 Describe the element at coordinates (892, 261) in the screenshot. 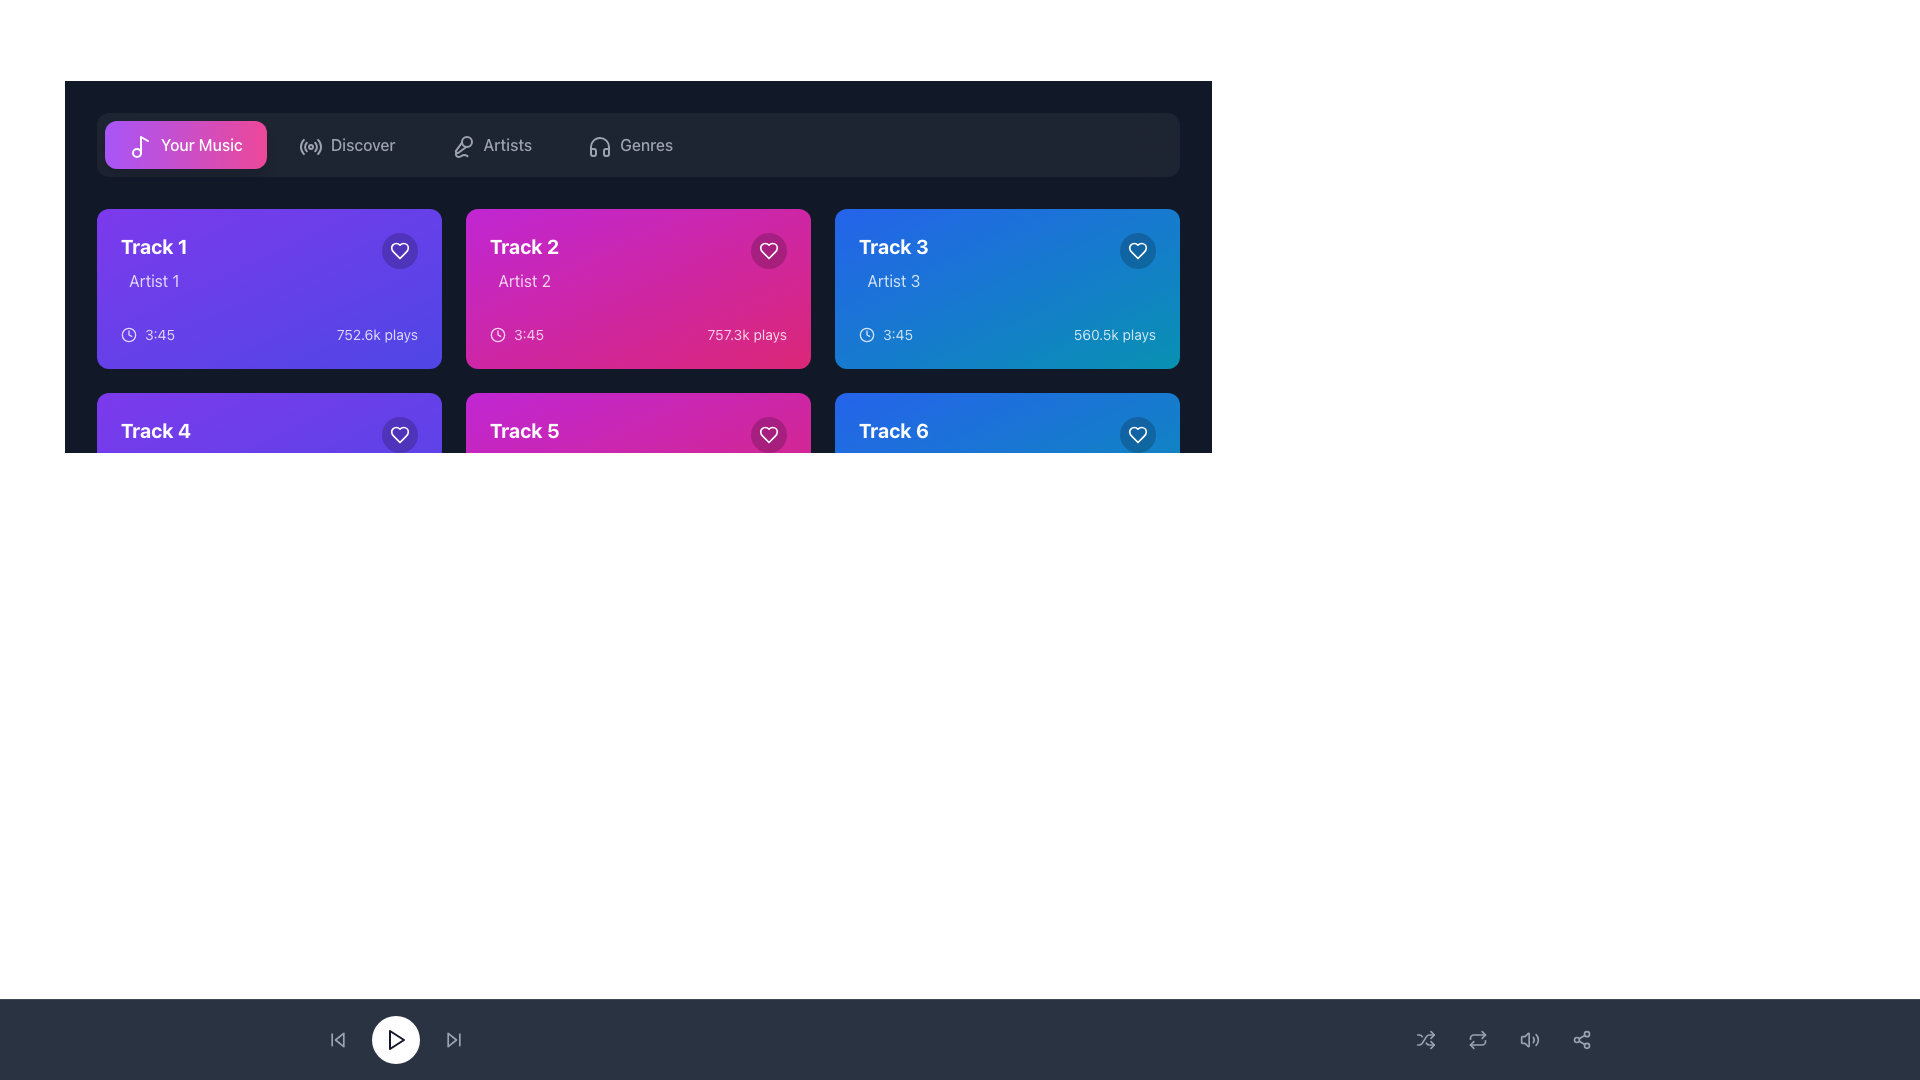

I see `the Text display component that shows track and artist information, located in the top-right corner of the grid, specifically the third item in the first row` at that location.